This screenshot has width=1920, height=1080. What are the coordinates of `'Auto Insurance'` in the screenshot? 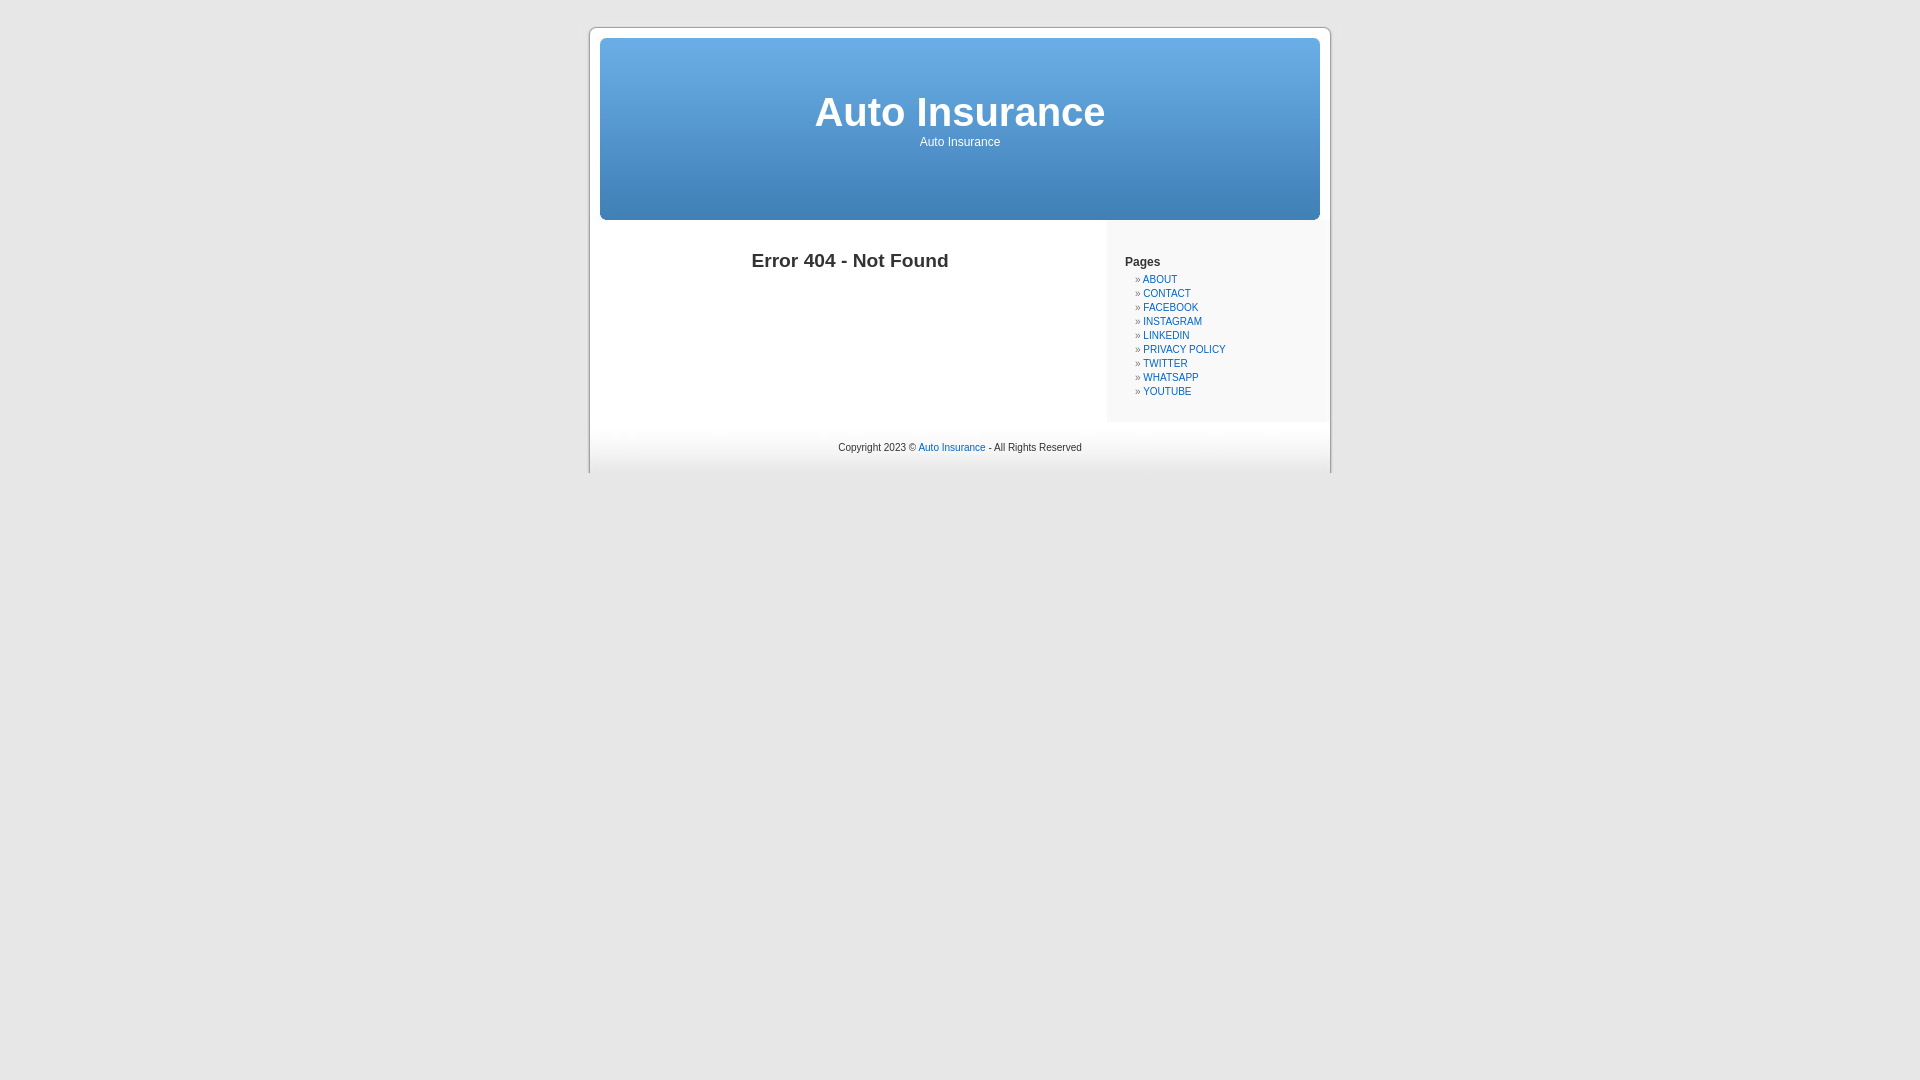 It's located at (958, 111).